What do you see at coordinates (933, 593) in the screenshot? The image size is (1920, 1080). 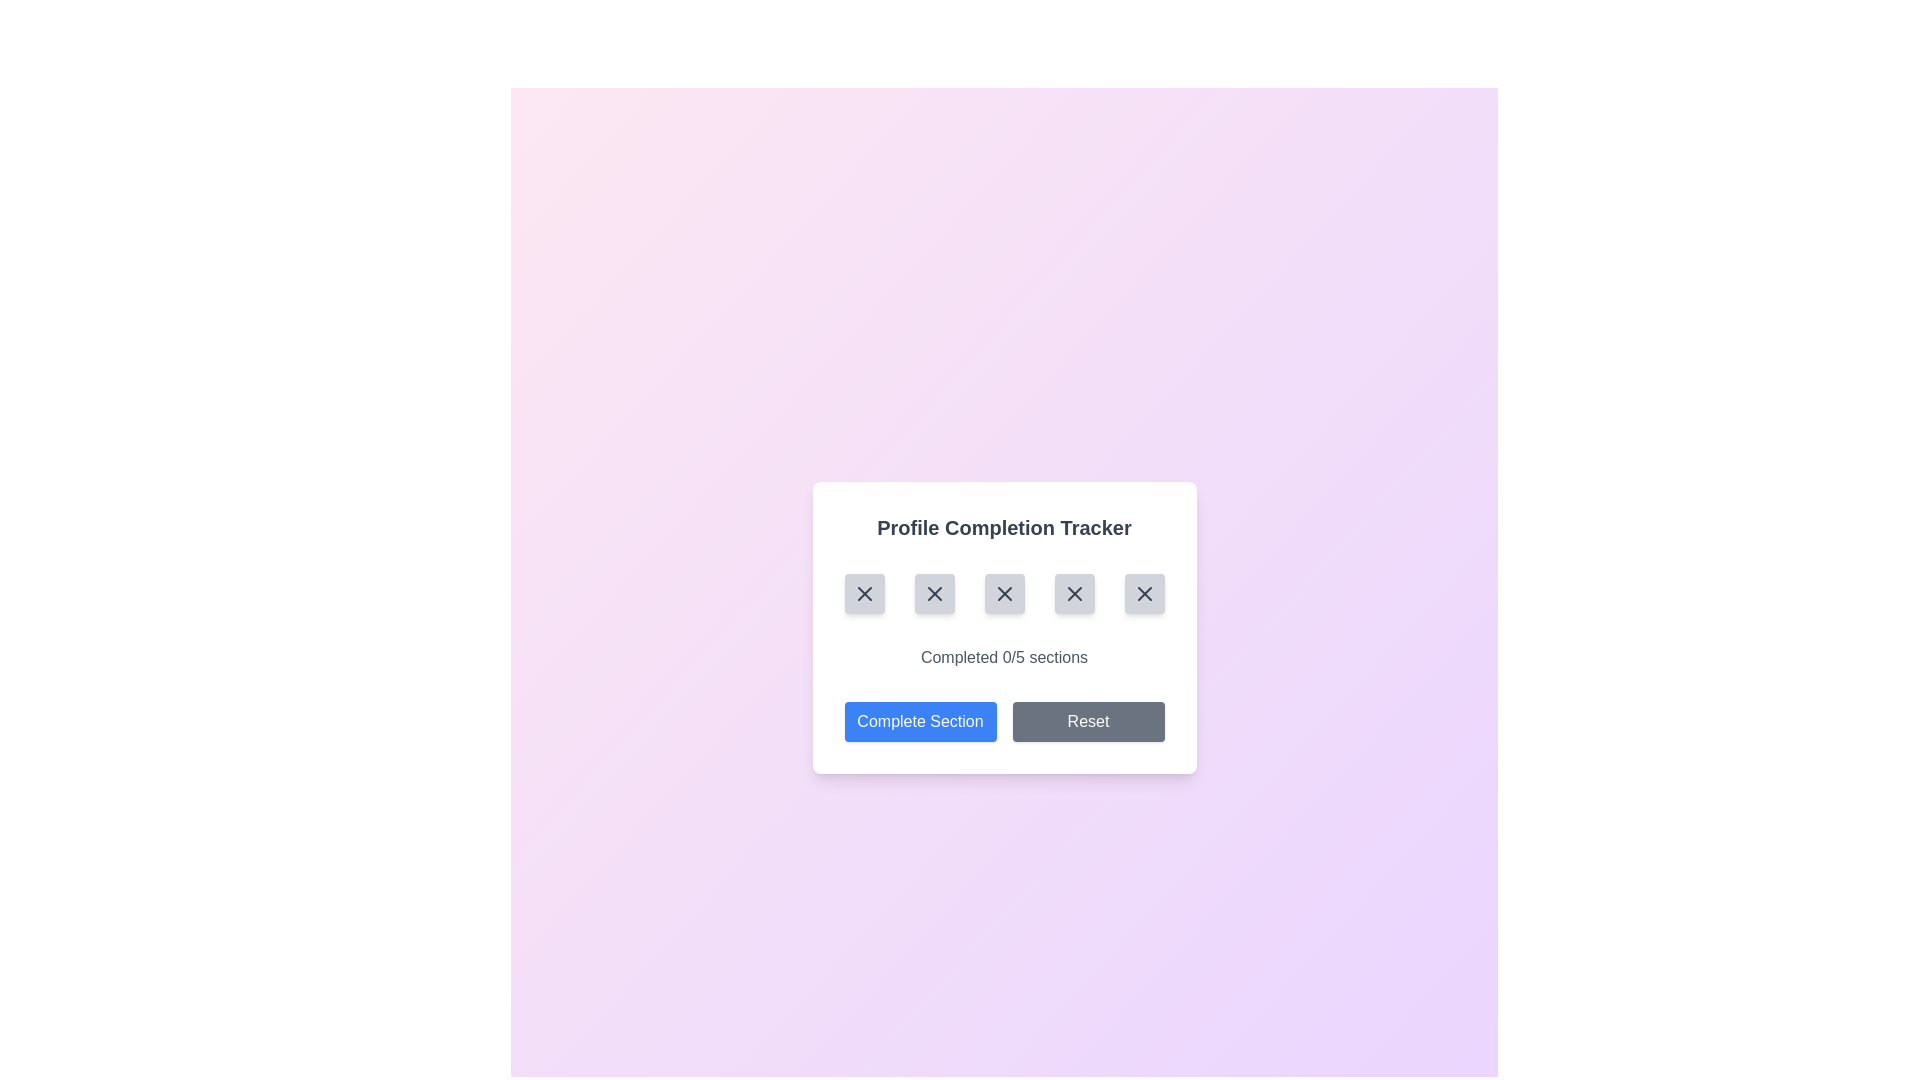 I see `the second circular button icon in the 'Profile Completion Tracker' modal that indicates a pending or incomplete section status` at bounding box center [933, 593].